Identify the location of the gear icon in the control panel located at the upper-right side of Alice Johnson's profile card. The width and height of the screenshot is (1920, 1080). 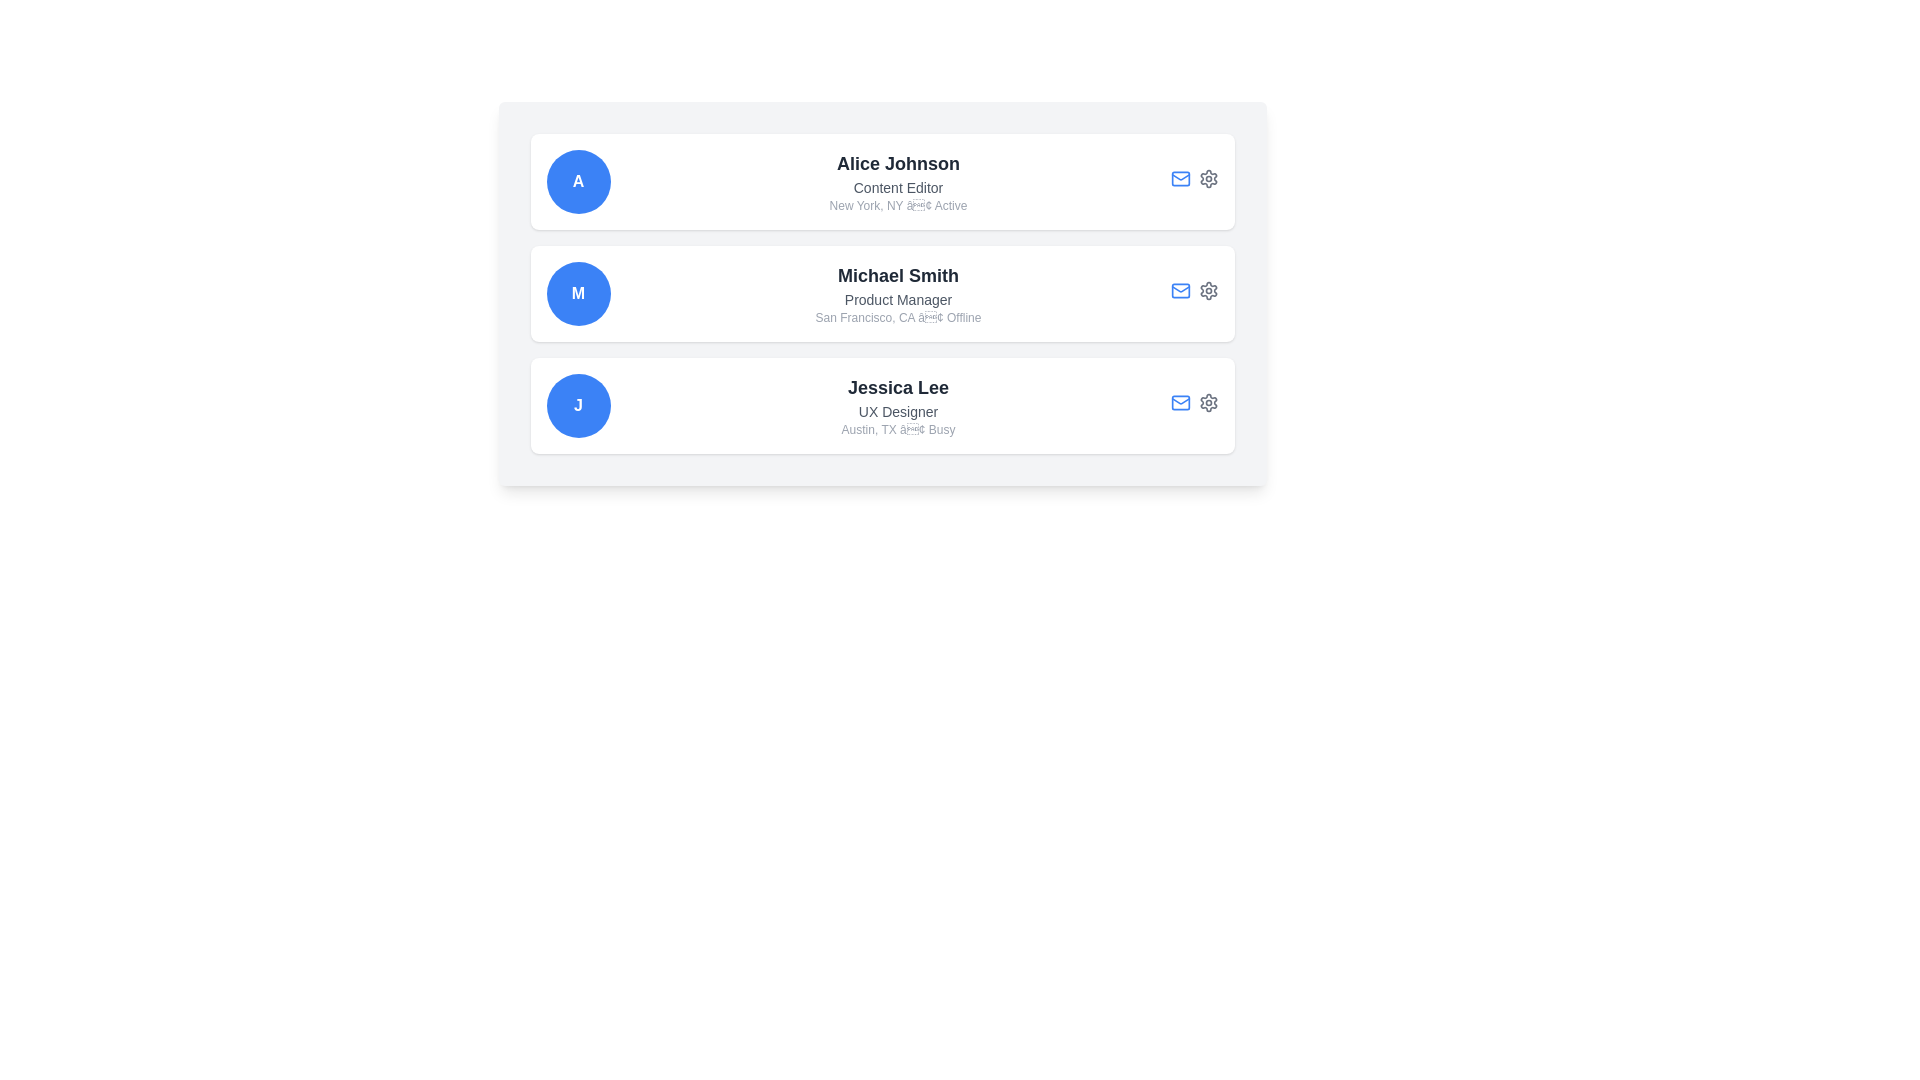
(1194, 181).